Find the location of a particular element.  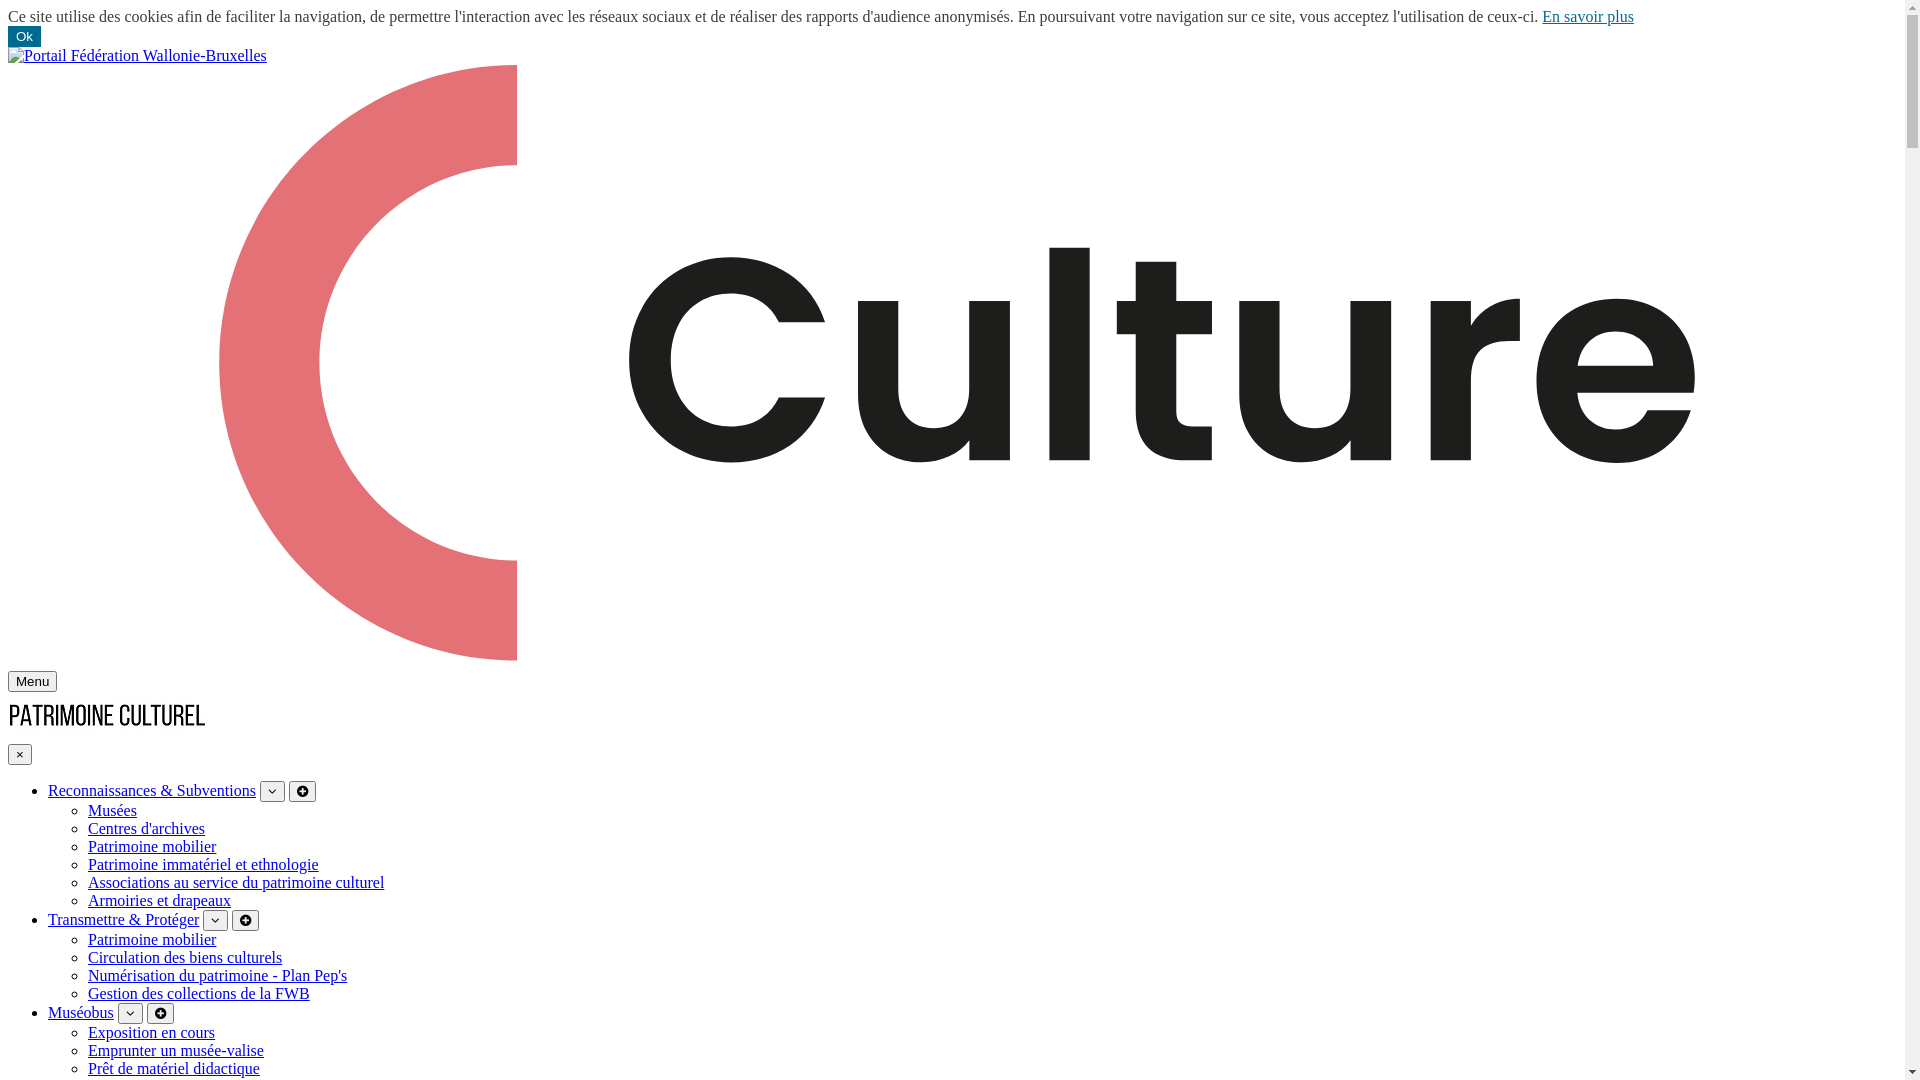

'Ok' is located at coordinates (24, 36).